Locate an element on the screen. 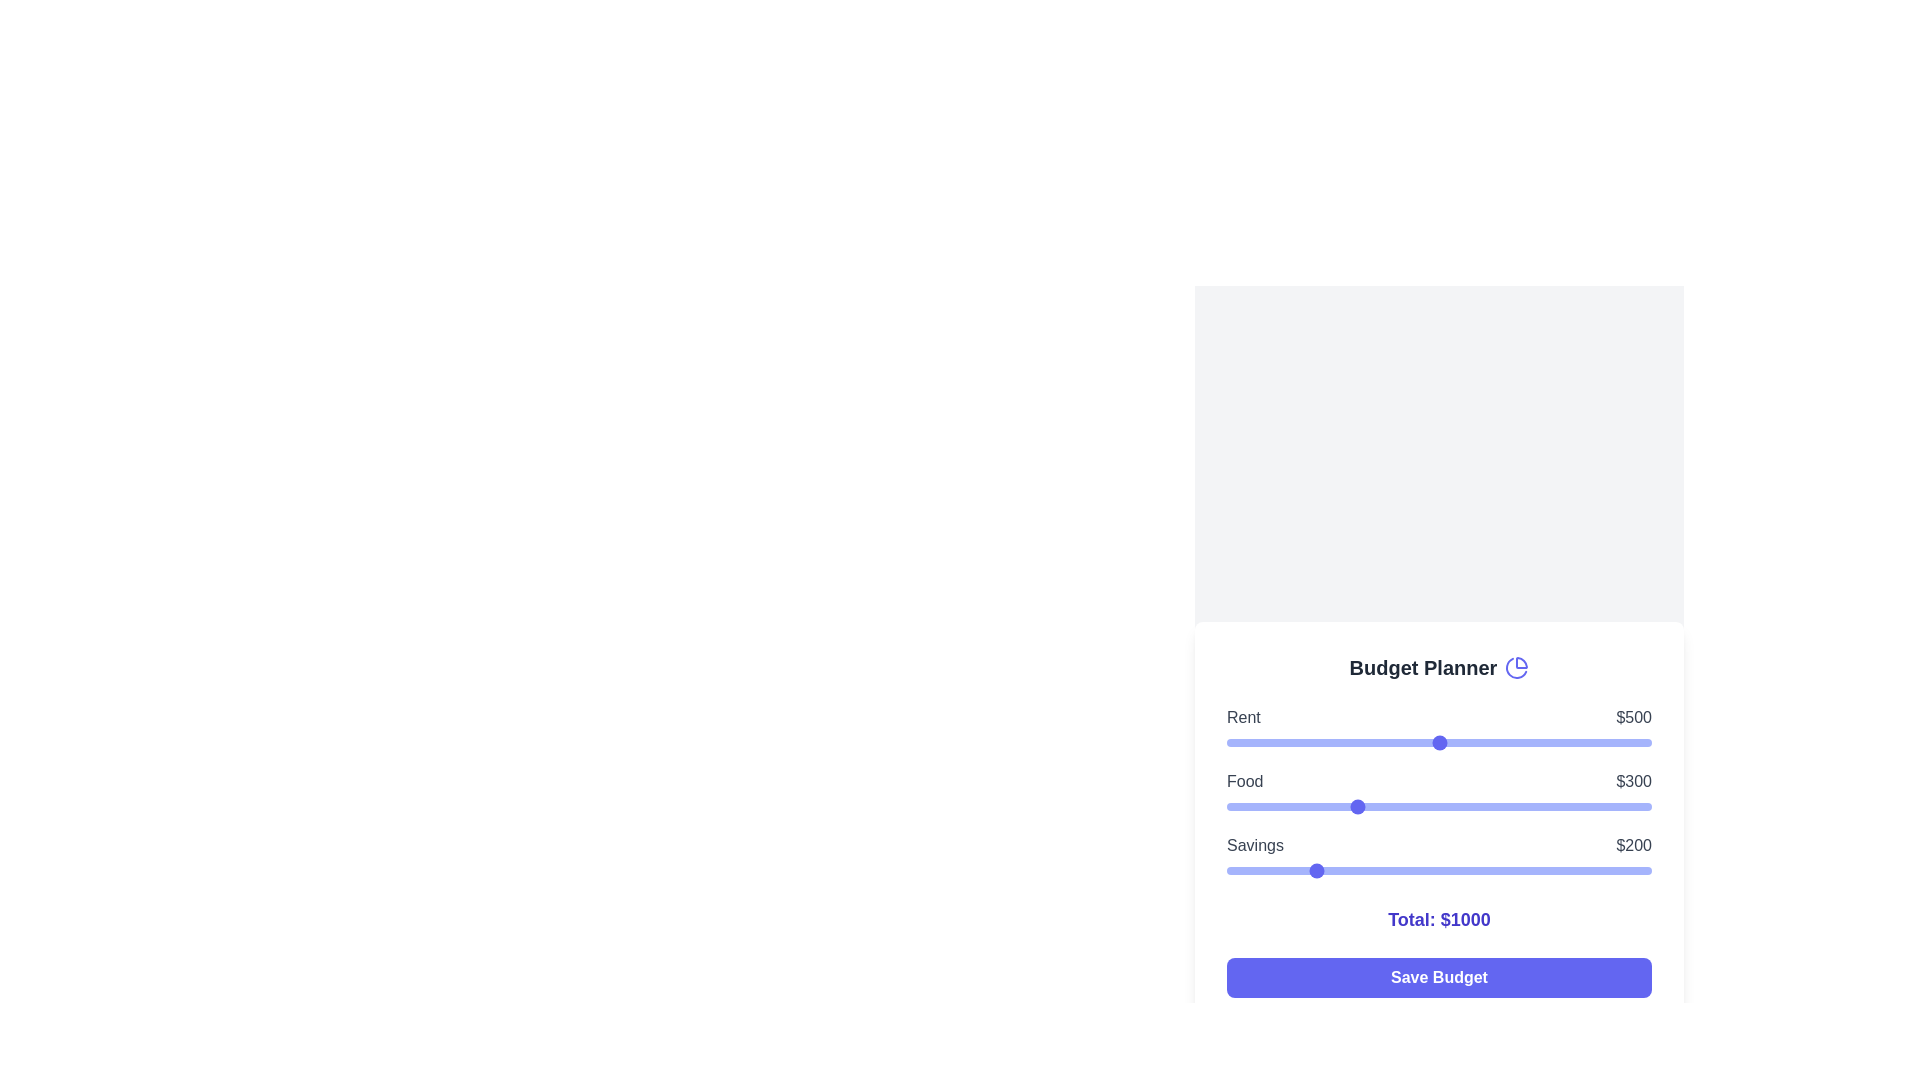 This screenshot has width=1920, height=1080. the savings slider to 872 is located at coordinates (1596, 870).